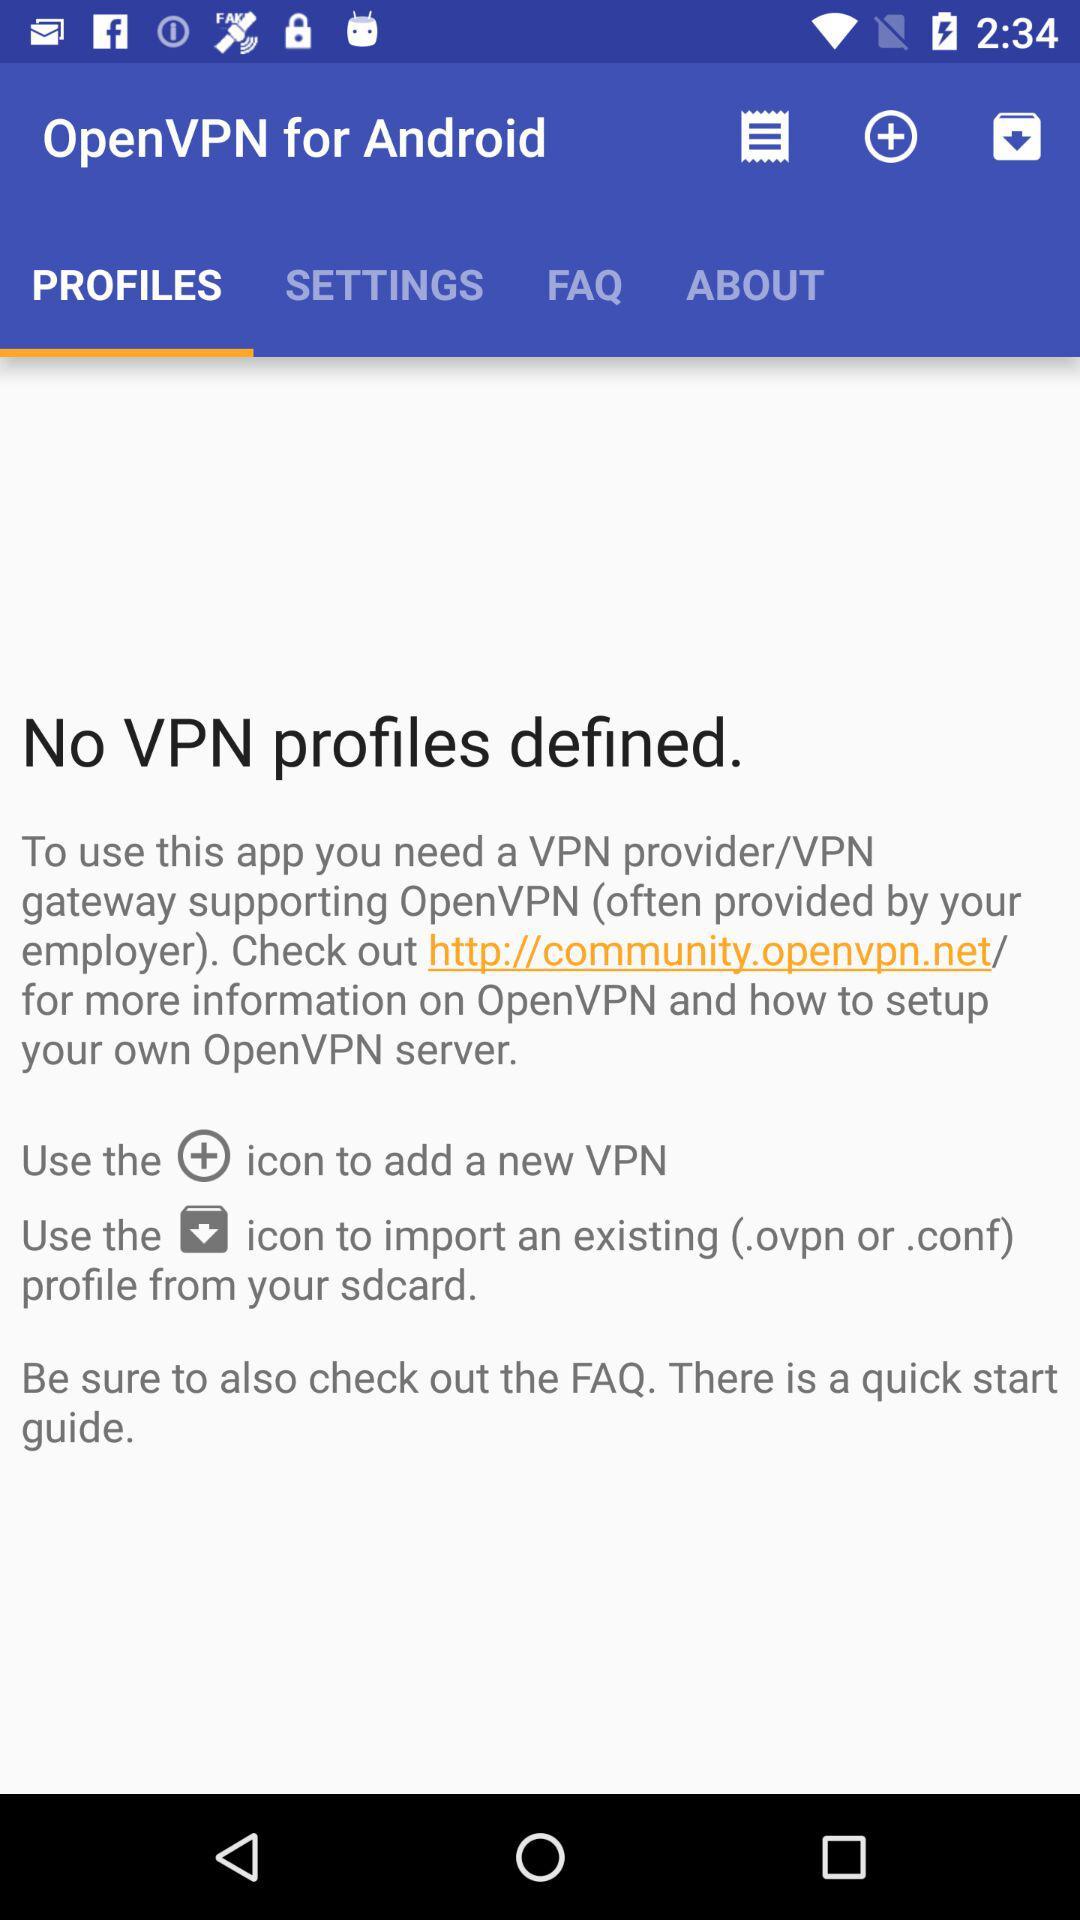  I want to click on app to the right of profiles item, so click(384, 282).